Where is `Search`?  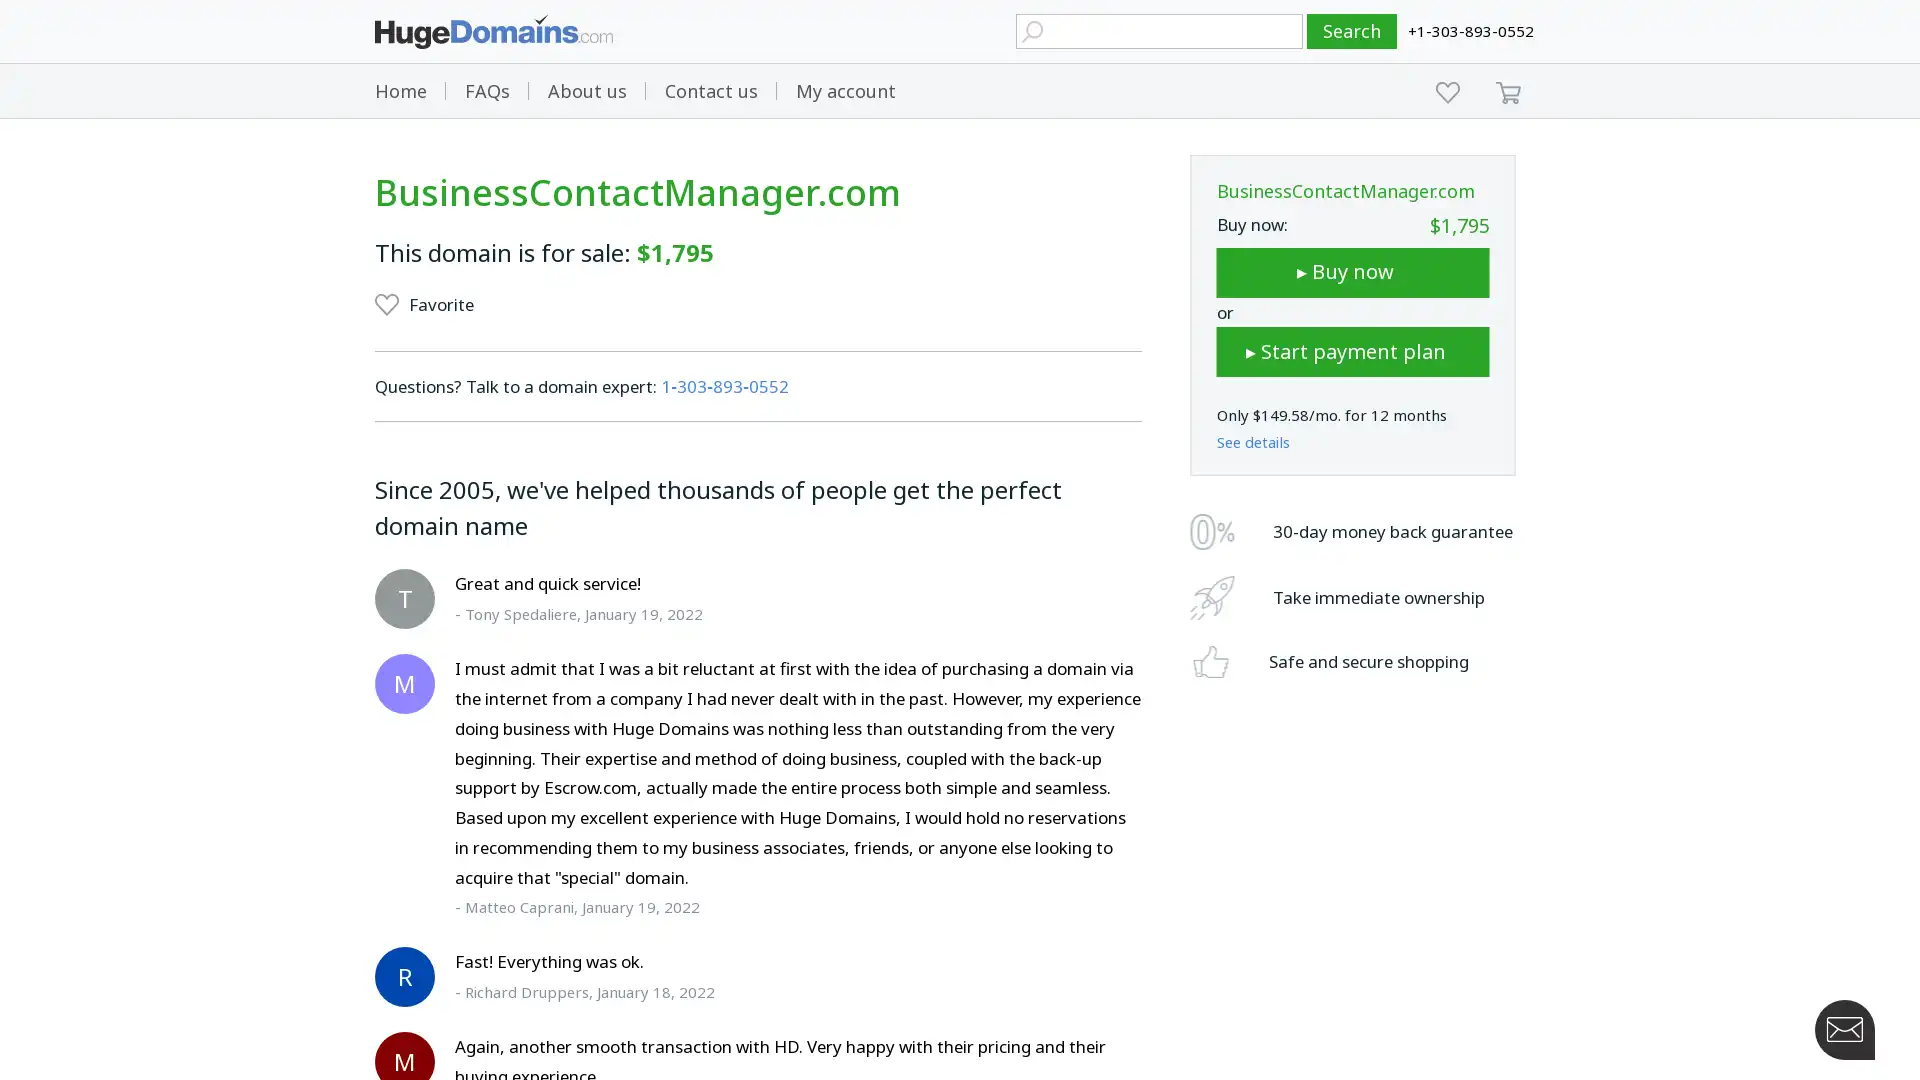
Search is located at coordinates (1352, 31).